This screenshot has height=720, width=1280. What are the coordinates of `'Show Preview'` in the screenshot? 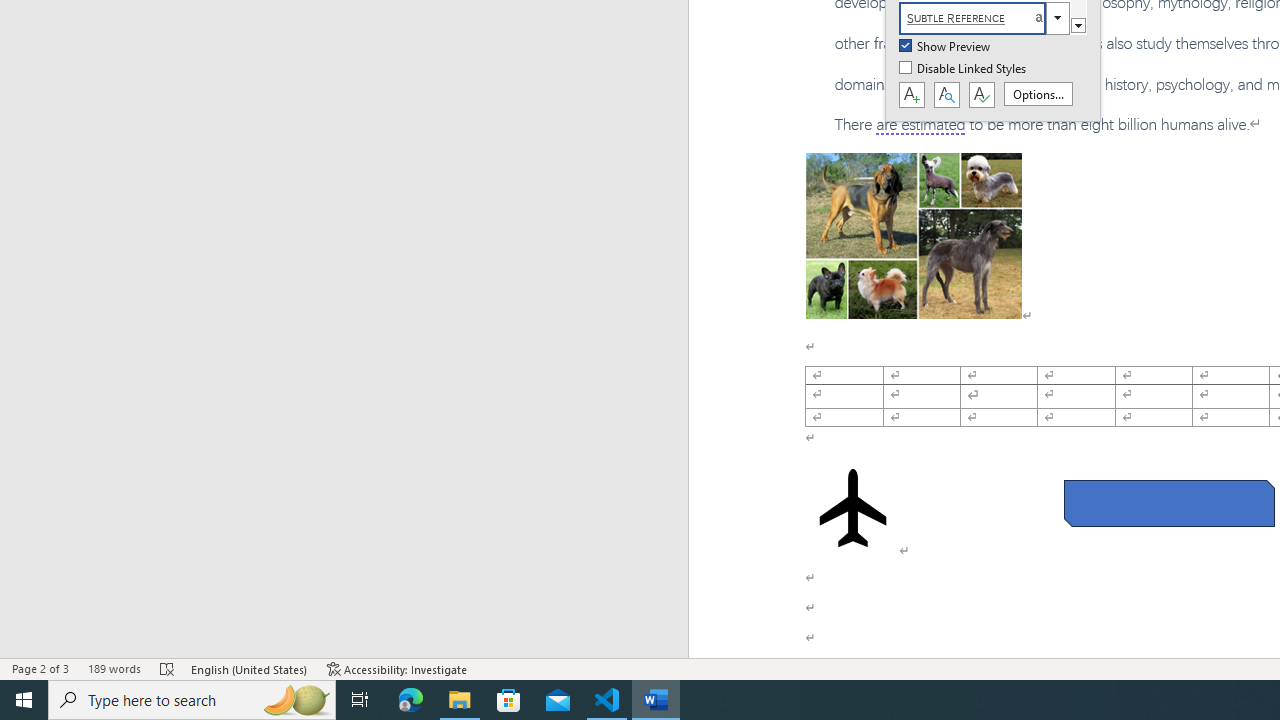 It's located at (945, 46).